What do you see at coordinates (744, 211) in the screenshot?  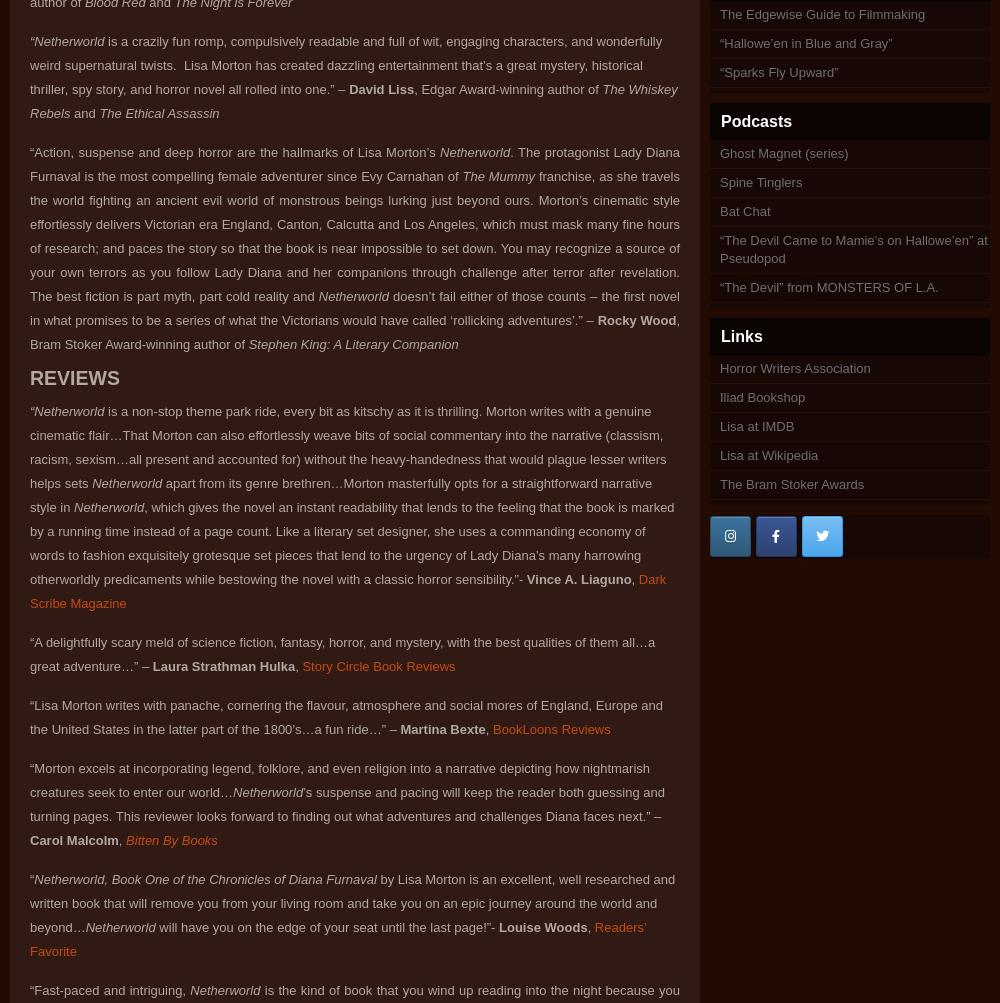 I see `'Bat Chat'` at bounding box center [744, 211].